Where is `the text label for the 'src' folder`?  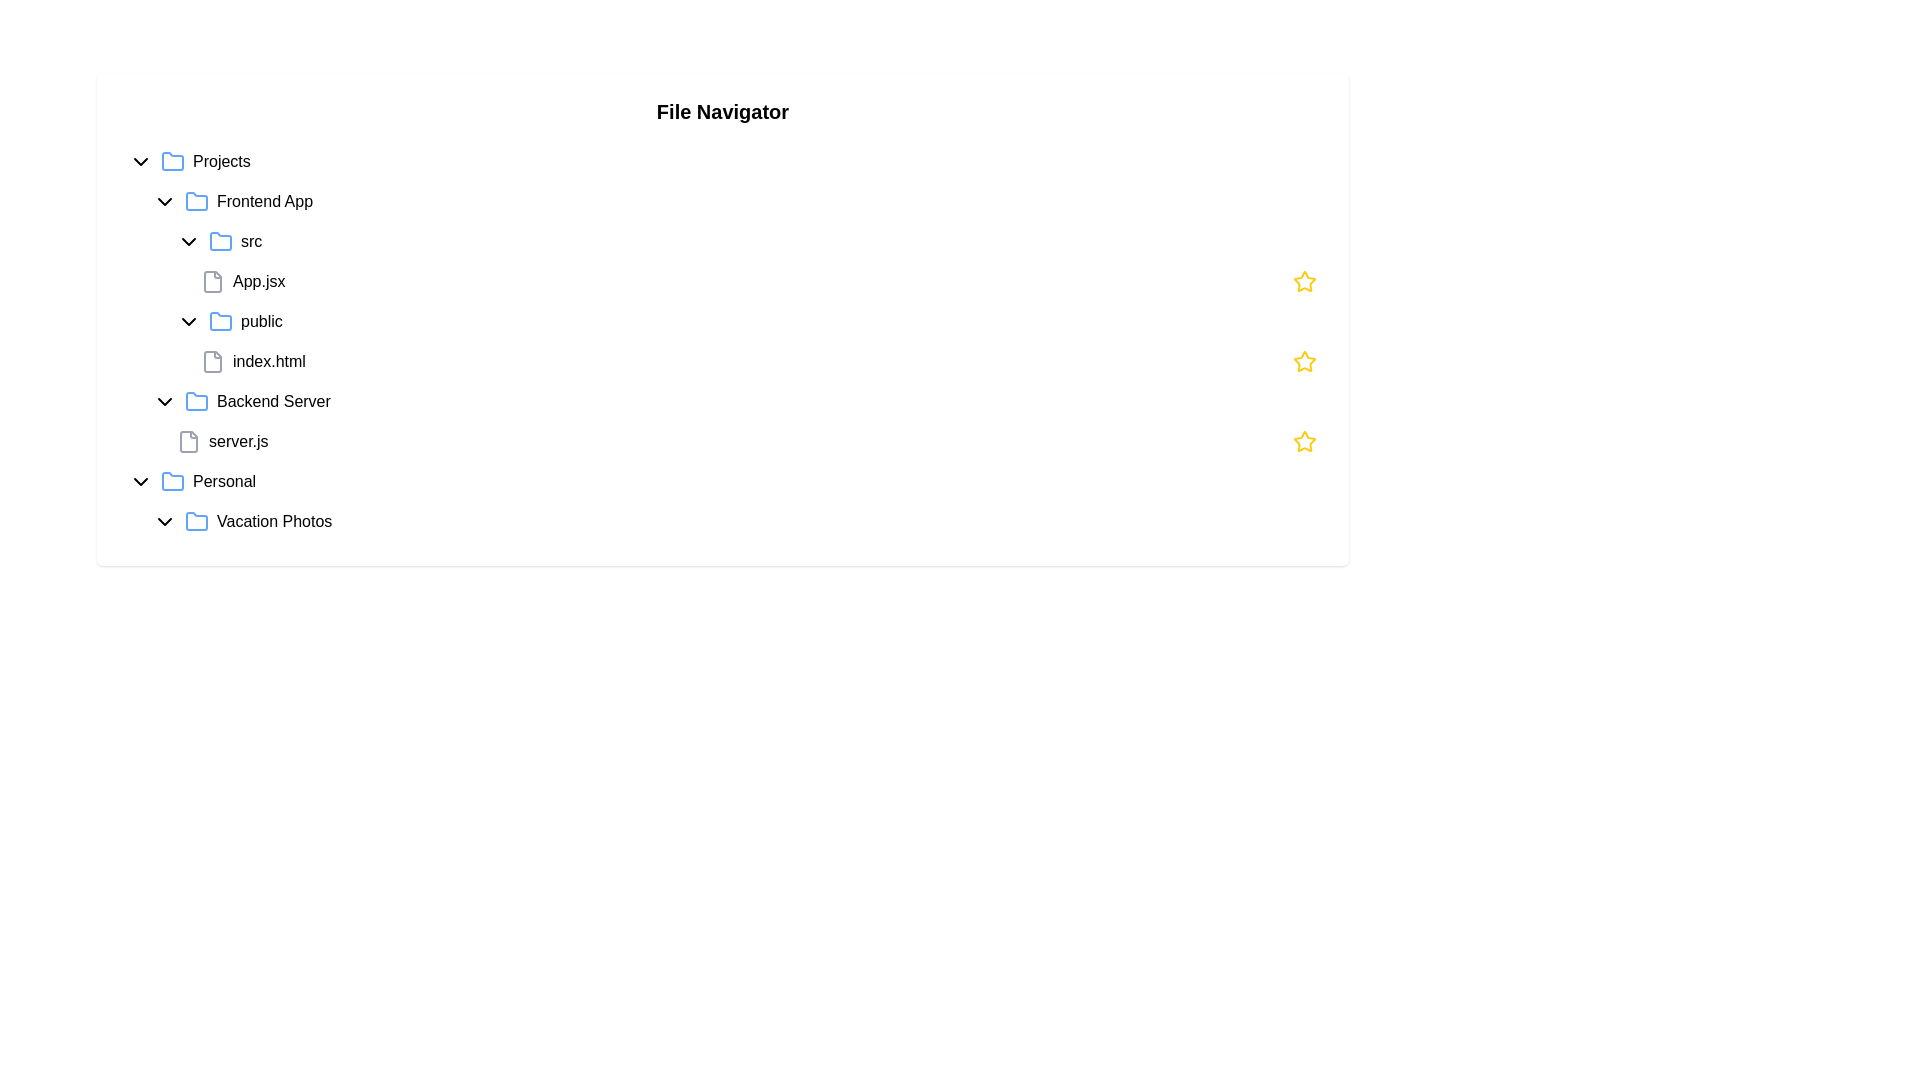
the text label for the 'src' folder is located at coordinates (250, 241).